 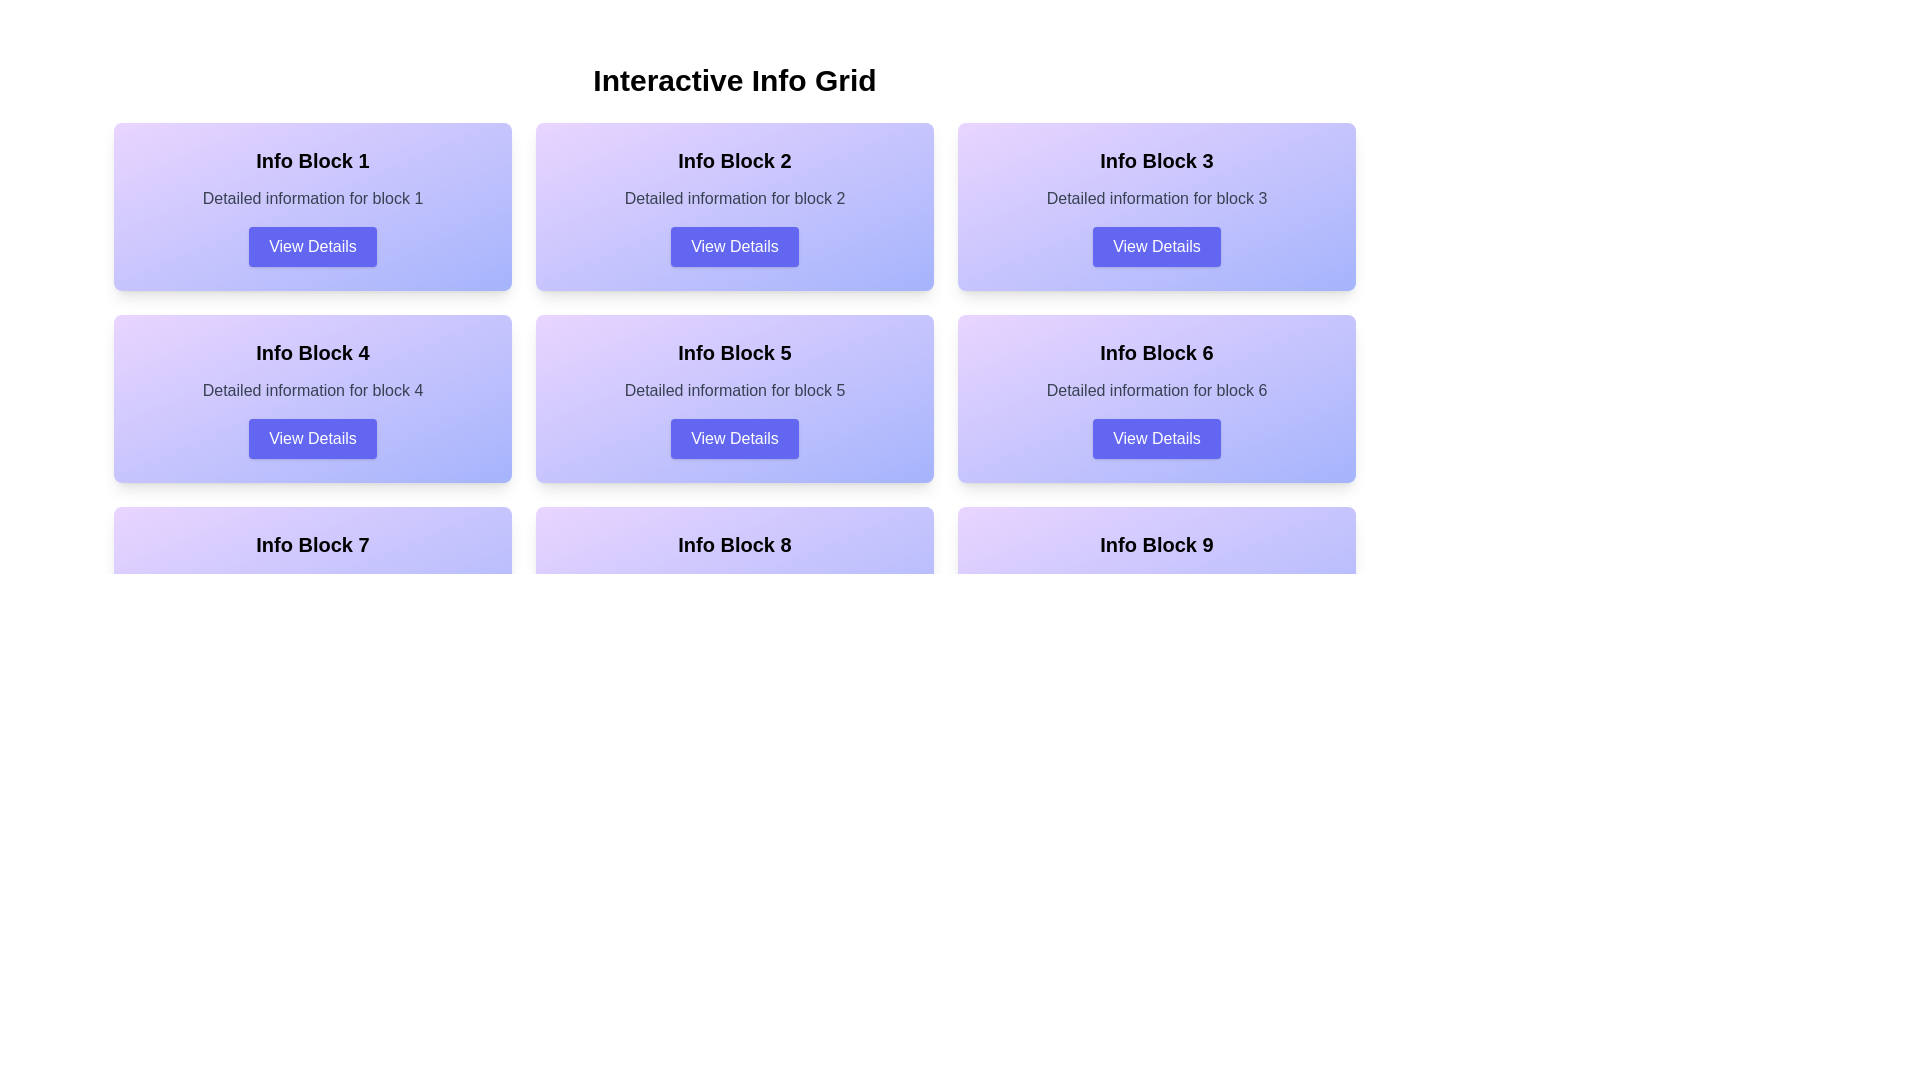 What do you see at coordinates (1156, 390) in the screenshot?
I see `the static text component that provides additional information related to 'Info Block 6', located in the middle column of the bottom row of the 3x3 grid layout` at bounding box center [1156, 390].